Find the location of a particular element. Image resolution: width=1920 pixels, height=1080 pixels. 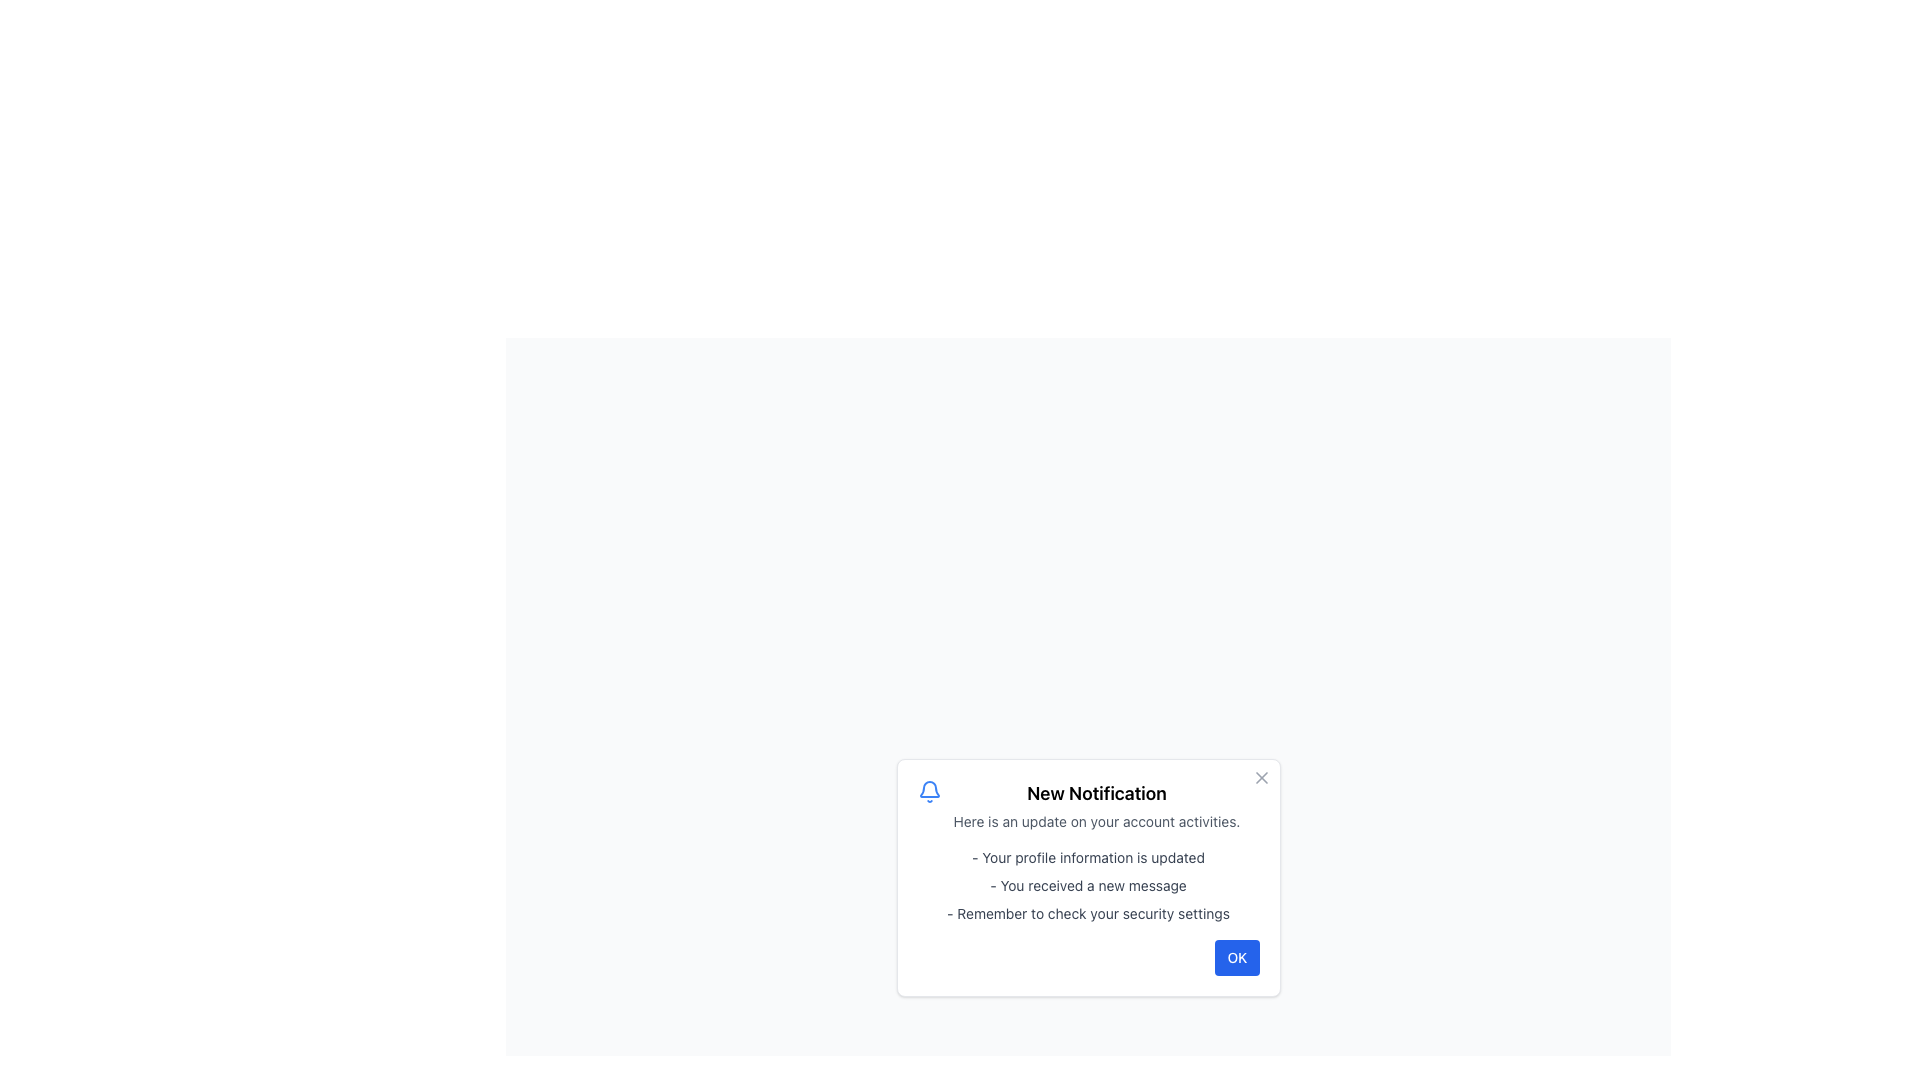

the diagonal cross icon ('X') located in the upper-right corner of the notification modal is located at coordinates (1260, 777).